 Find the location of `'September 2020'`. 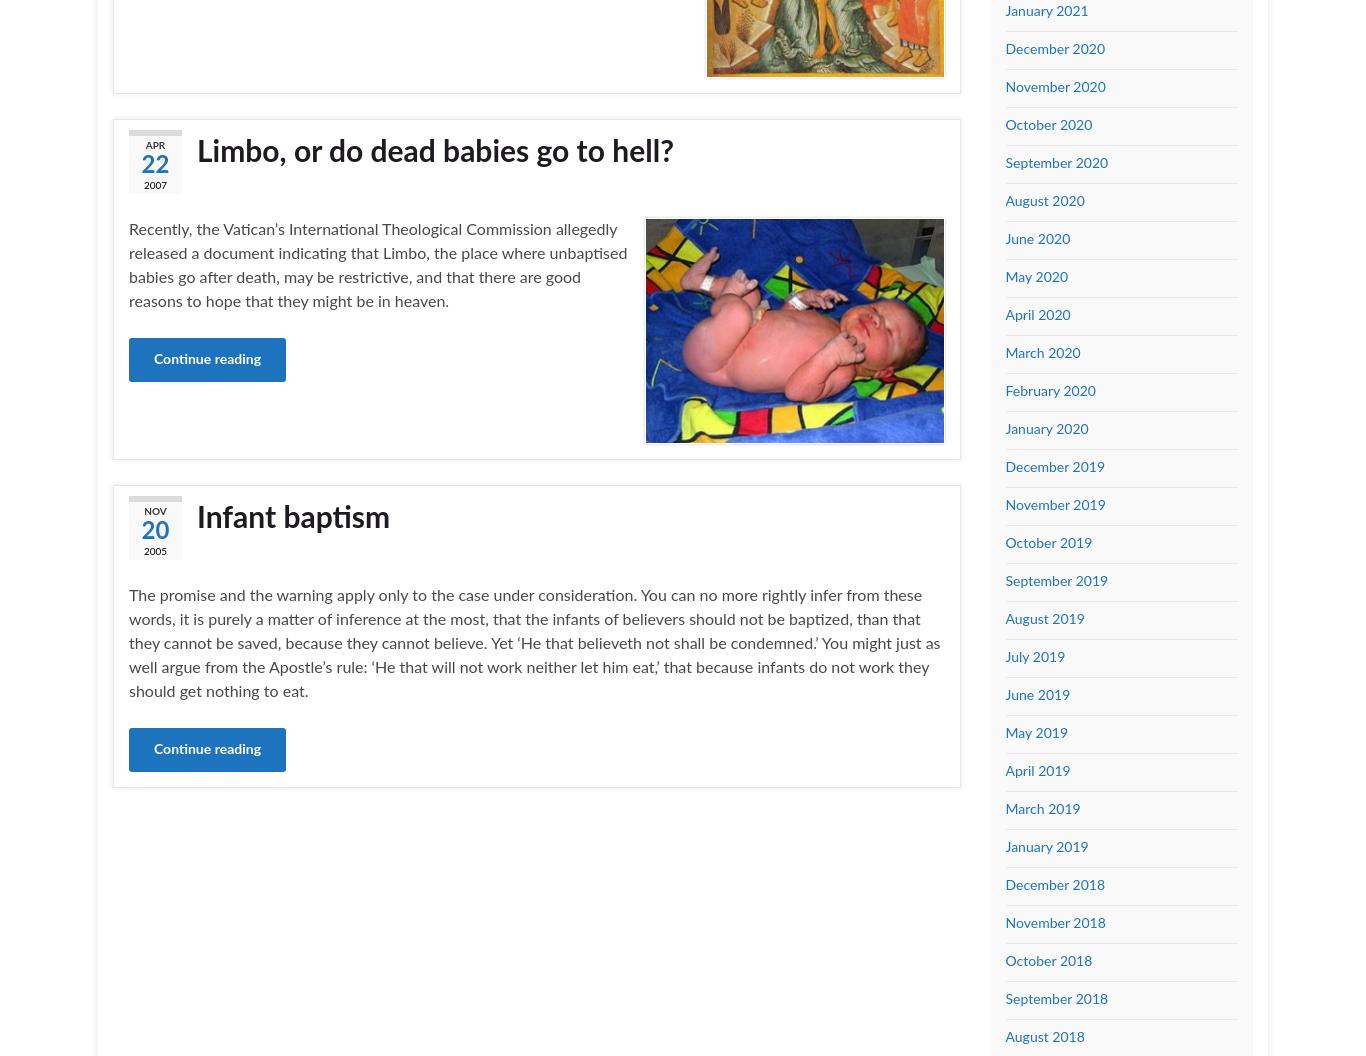

'September 2020' is located at coordinates (1004, 163).